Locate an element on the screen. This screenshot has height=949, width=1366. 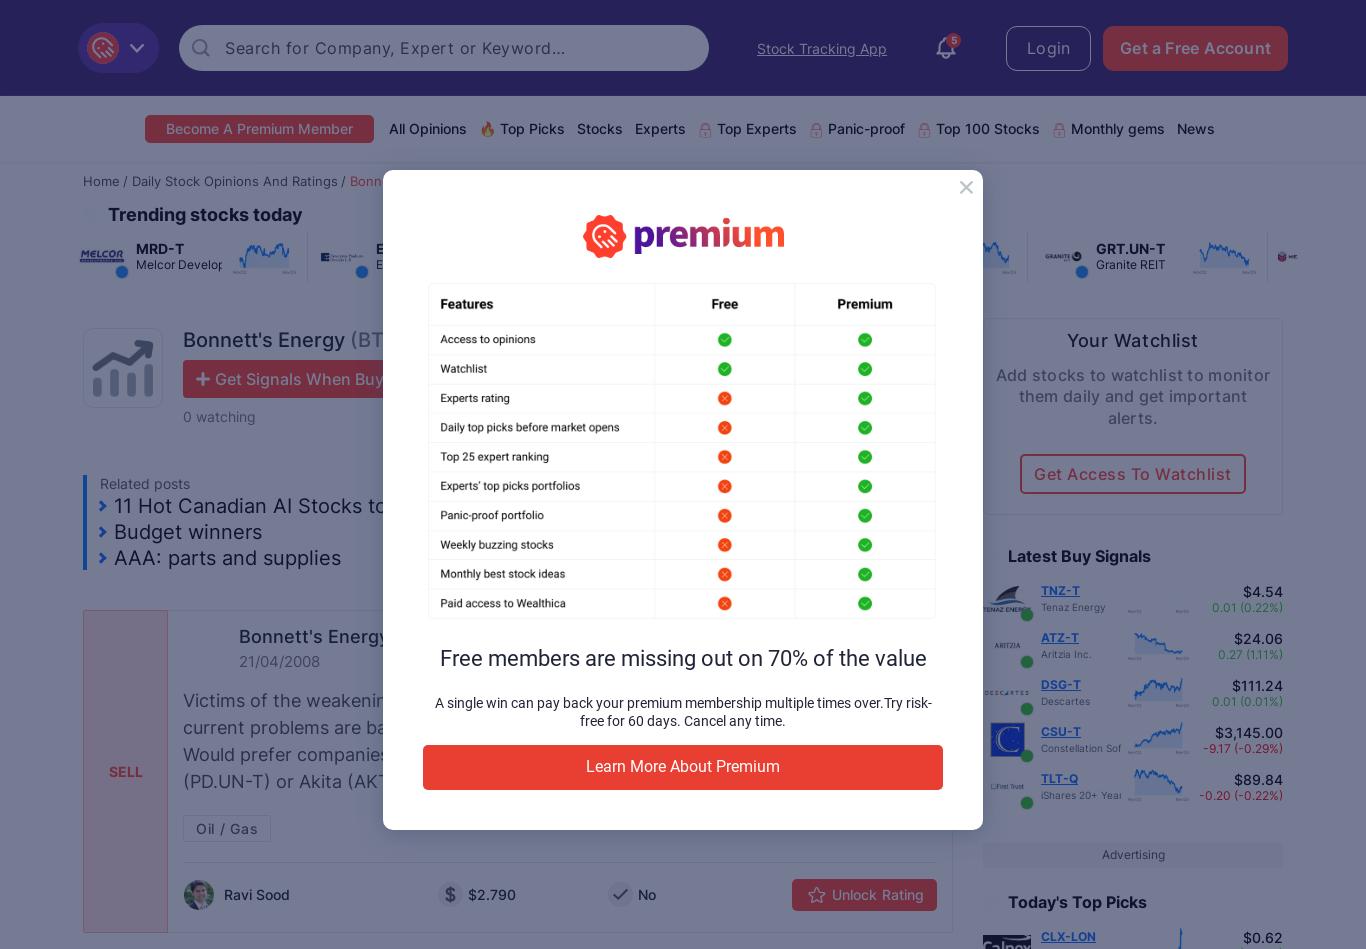
'$111.24' is located at coordinates (1231, 684).